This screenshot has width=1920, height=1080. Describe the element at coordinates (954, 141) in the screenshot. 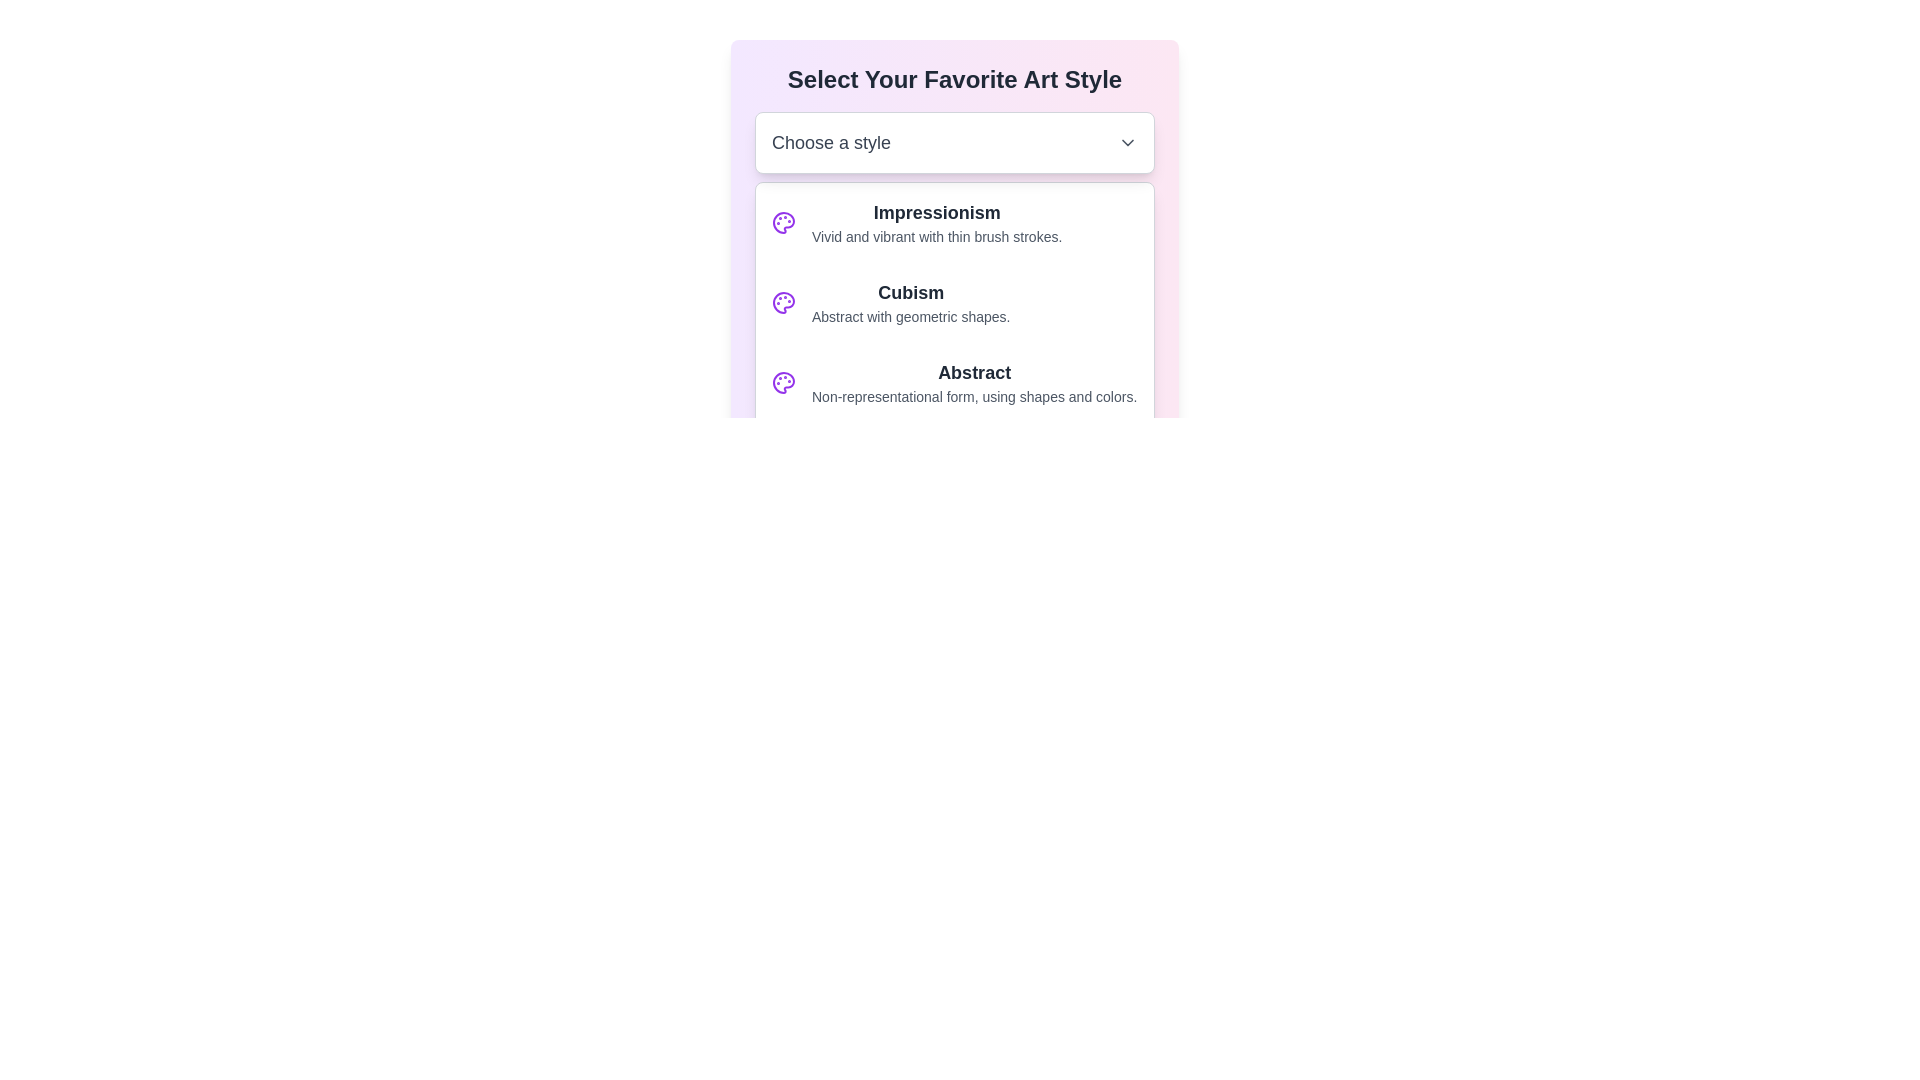

I see `the dropdown menu labeled 'Choose a style'` at that location.